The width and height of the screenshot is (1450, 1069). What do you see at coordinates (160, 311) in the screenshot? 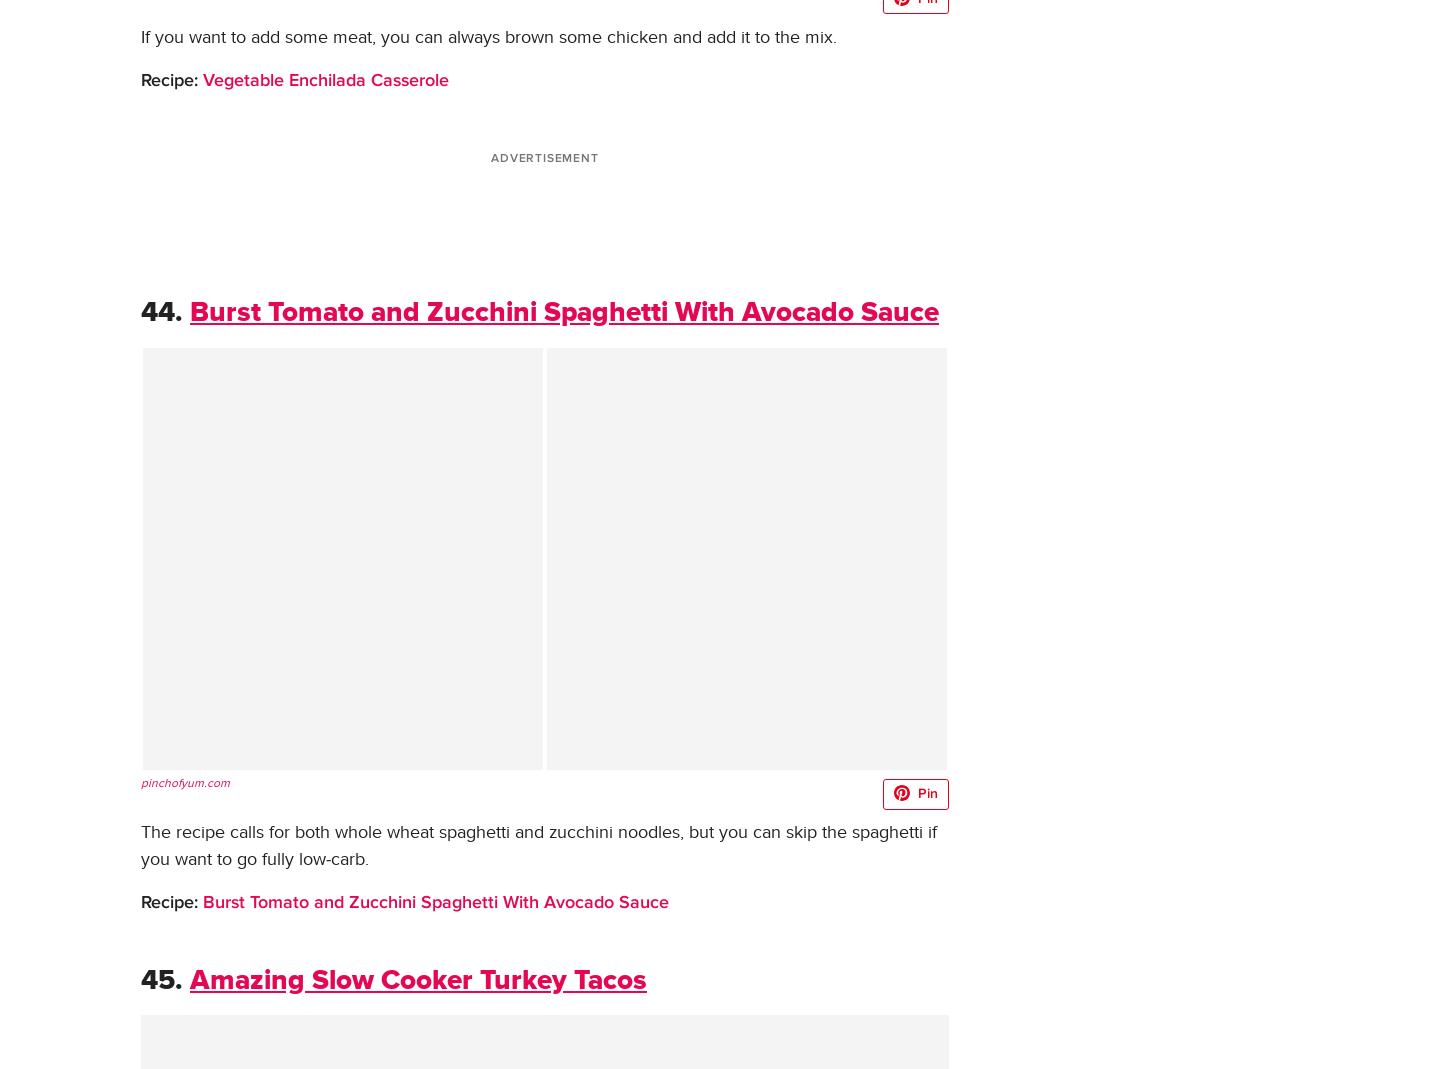
I see `'44.'` at bounding box center [160, 311].